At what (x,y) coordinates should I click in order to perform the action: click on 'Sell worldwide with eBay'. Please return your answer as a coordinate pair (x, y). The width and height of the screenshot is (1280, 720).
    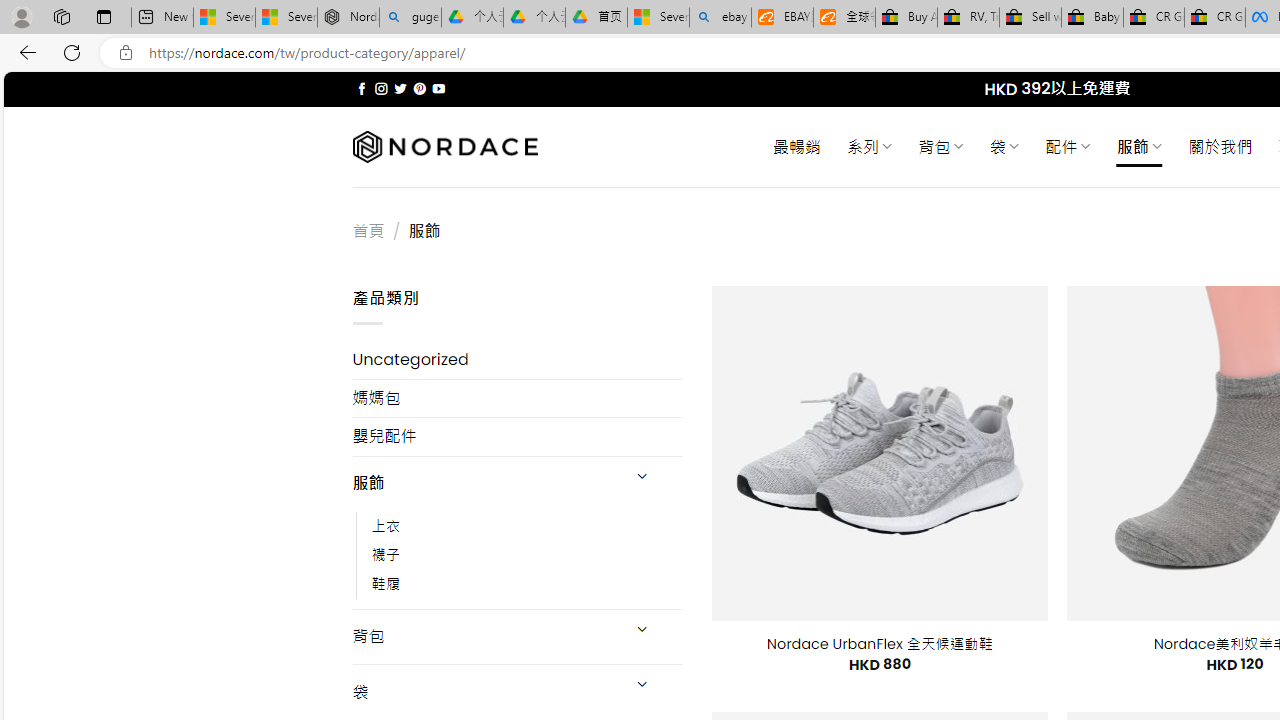
    Looking at the image, I should click on (1030, 17).